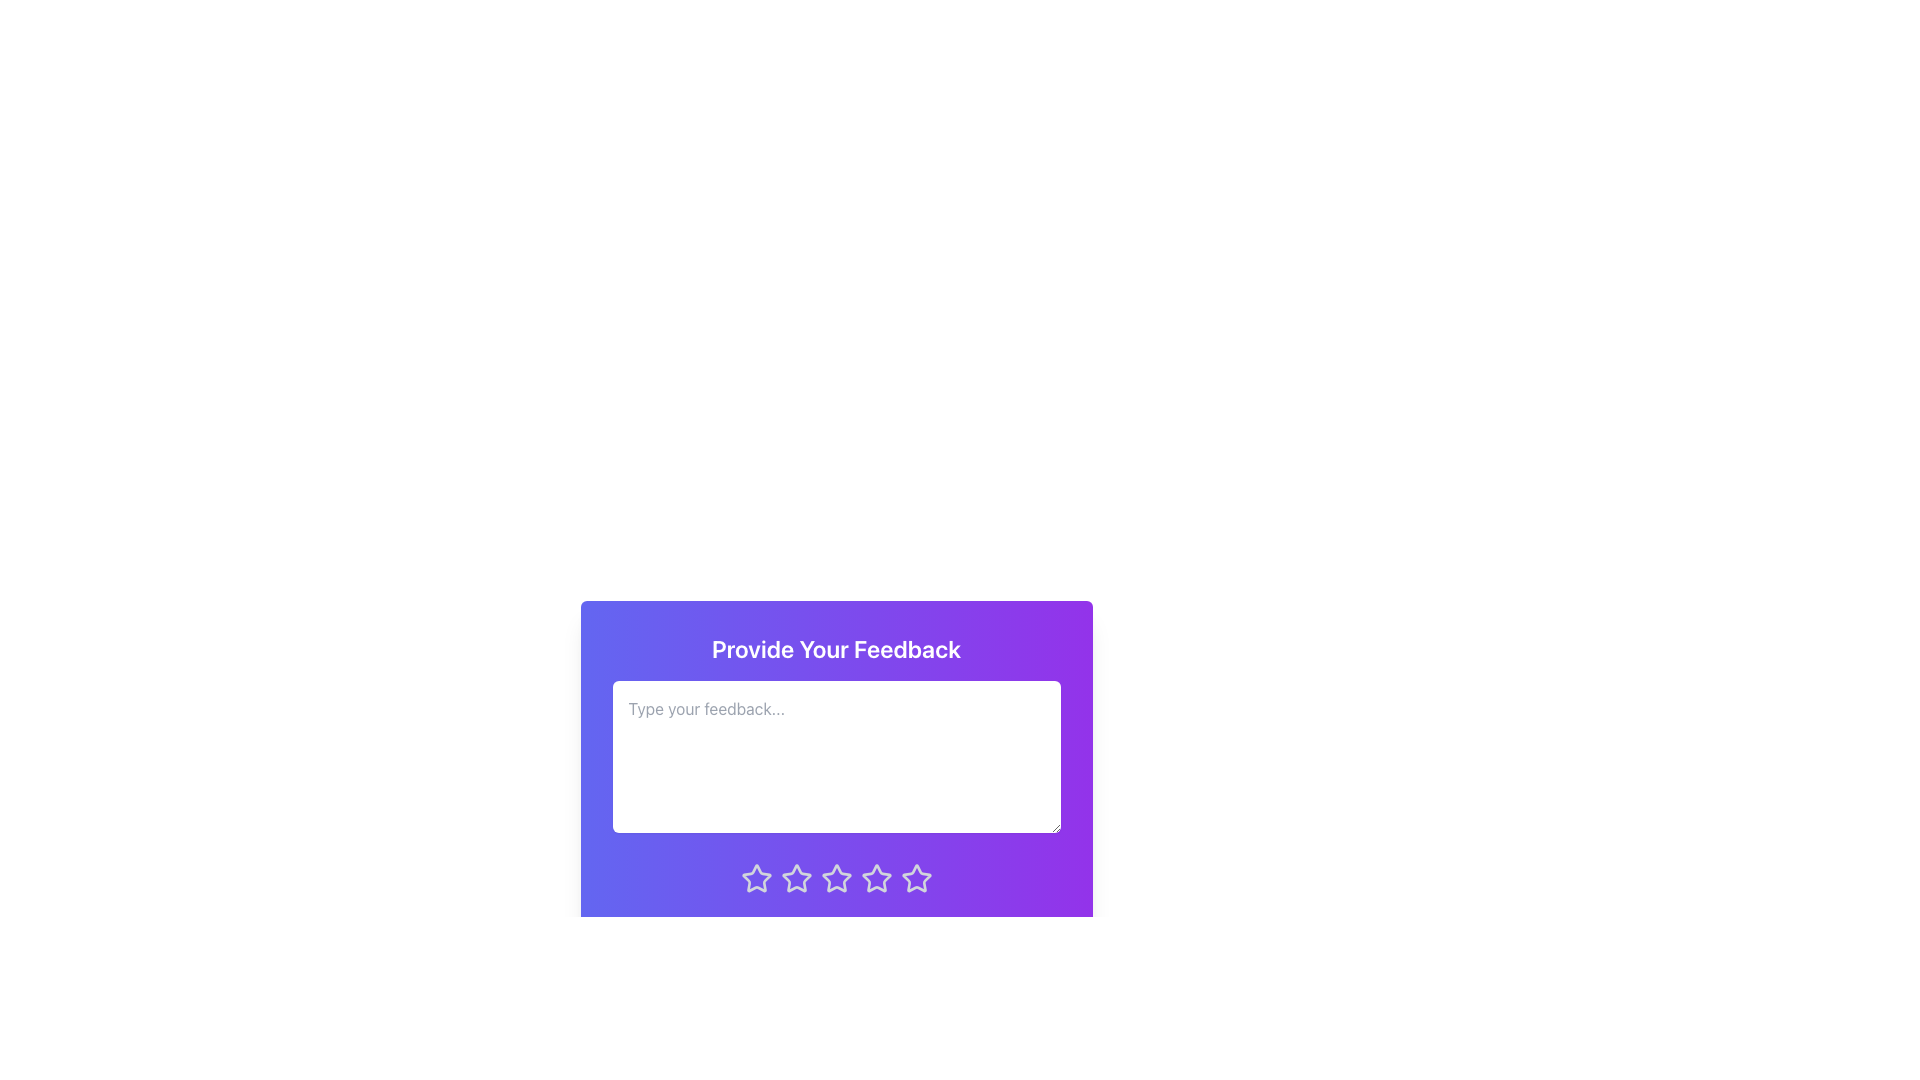 The image size is (1920, 1080). What do you see at coordinates (876, 877) in the screenshot?
I see `the fourth star icon in the rating system located beneath the 'Provide Your Feedback' text input field` at bounding box center [876, 877].